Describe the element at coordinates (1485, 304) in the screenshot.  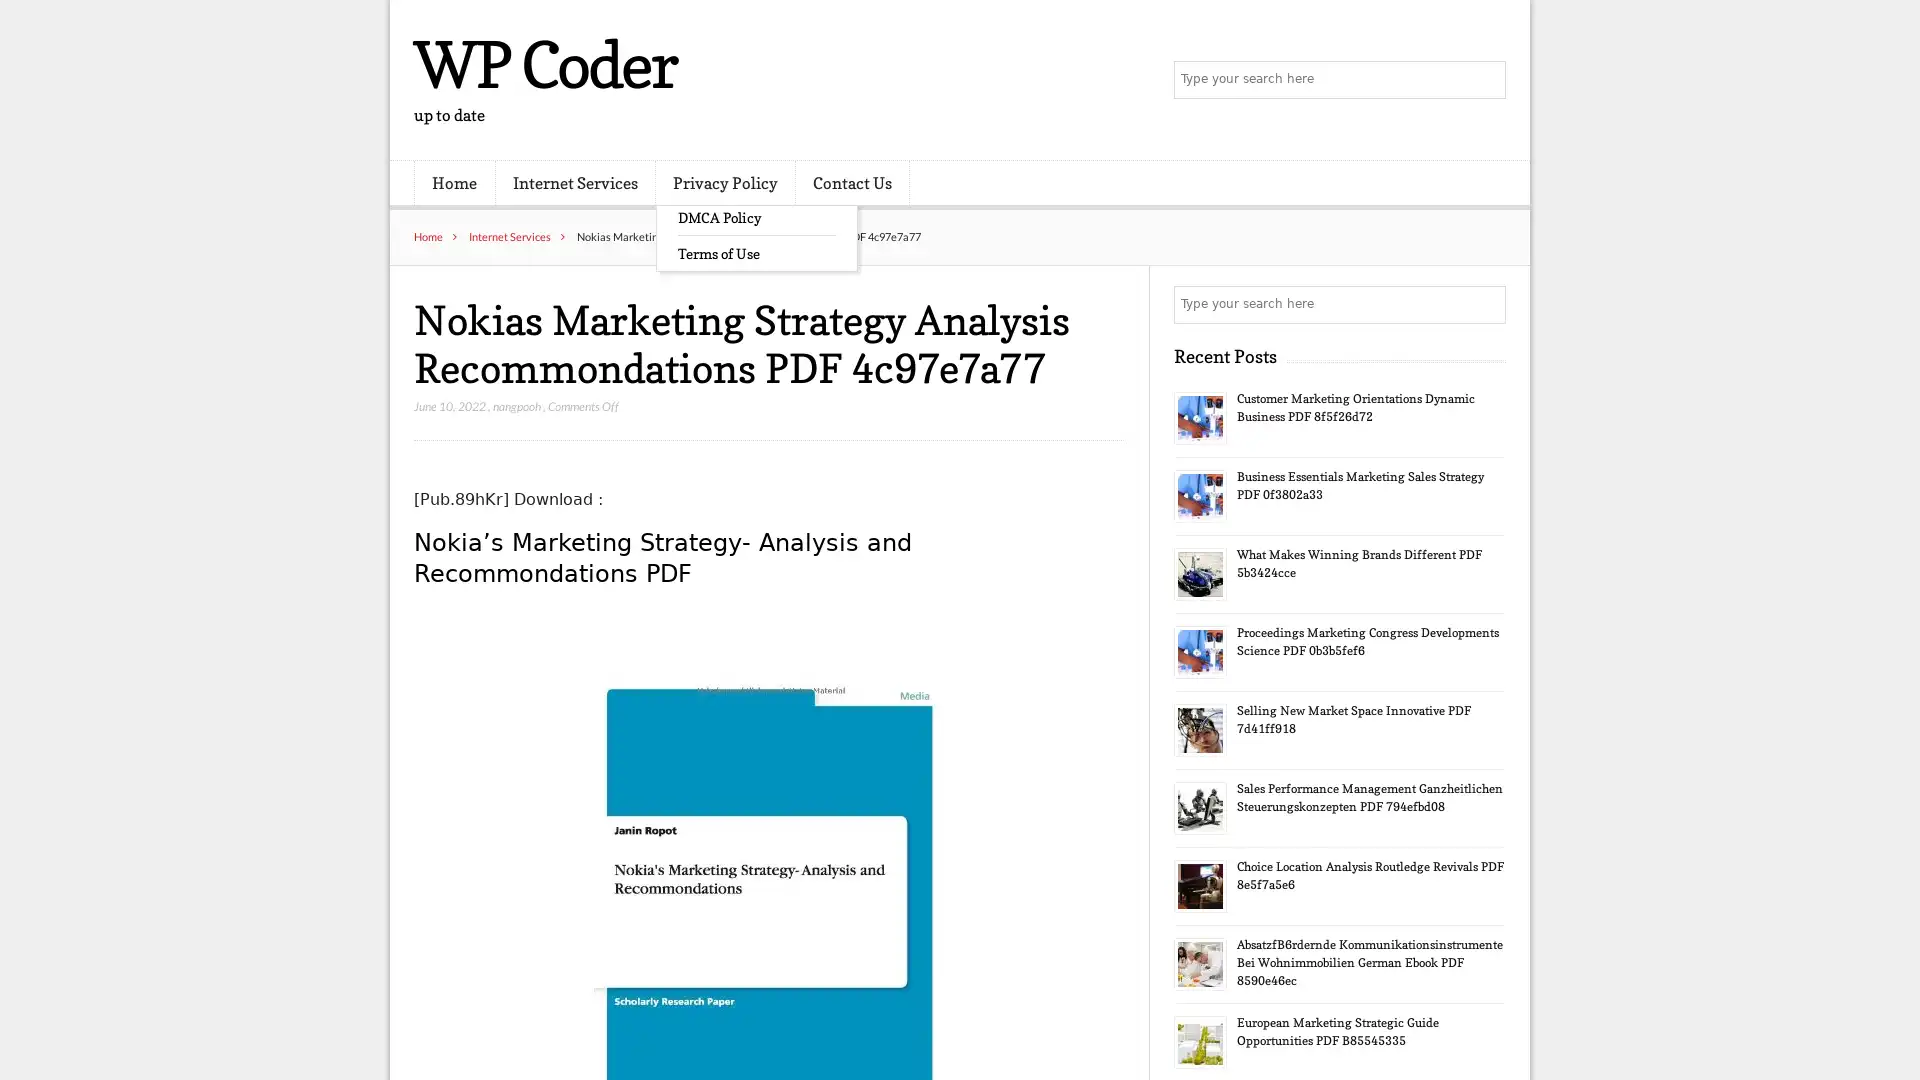
I see `Search` at that location.